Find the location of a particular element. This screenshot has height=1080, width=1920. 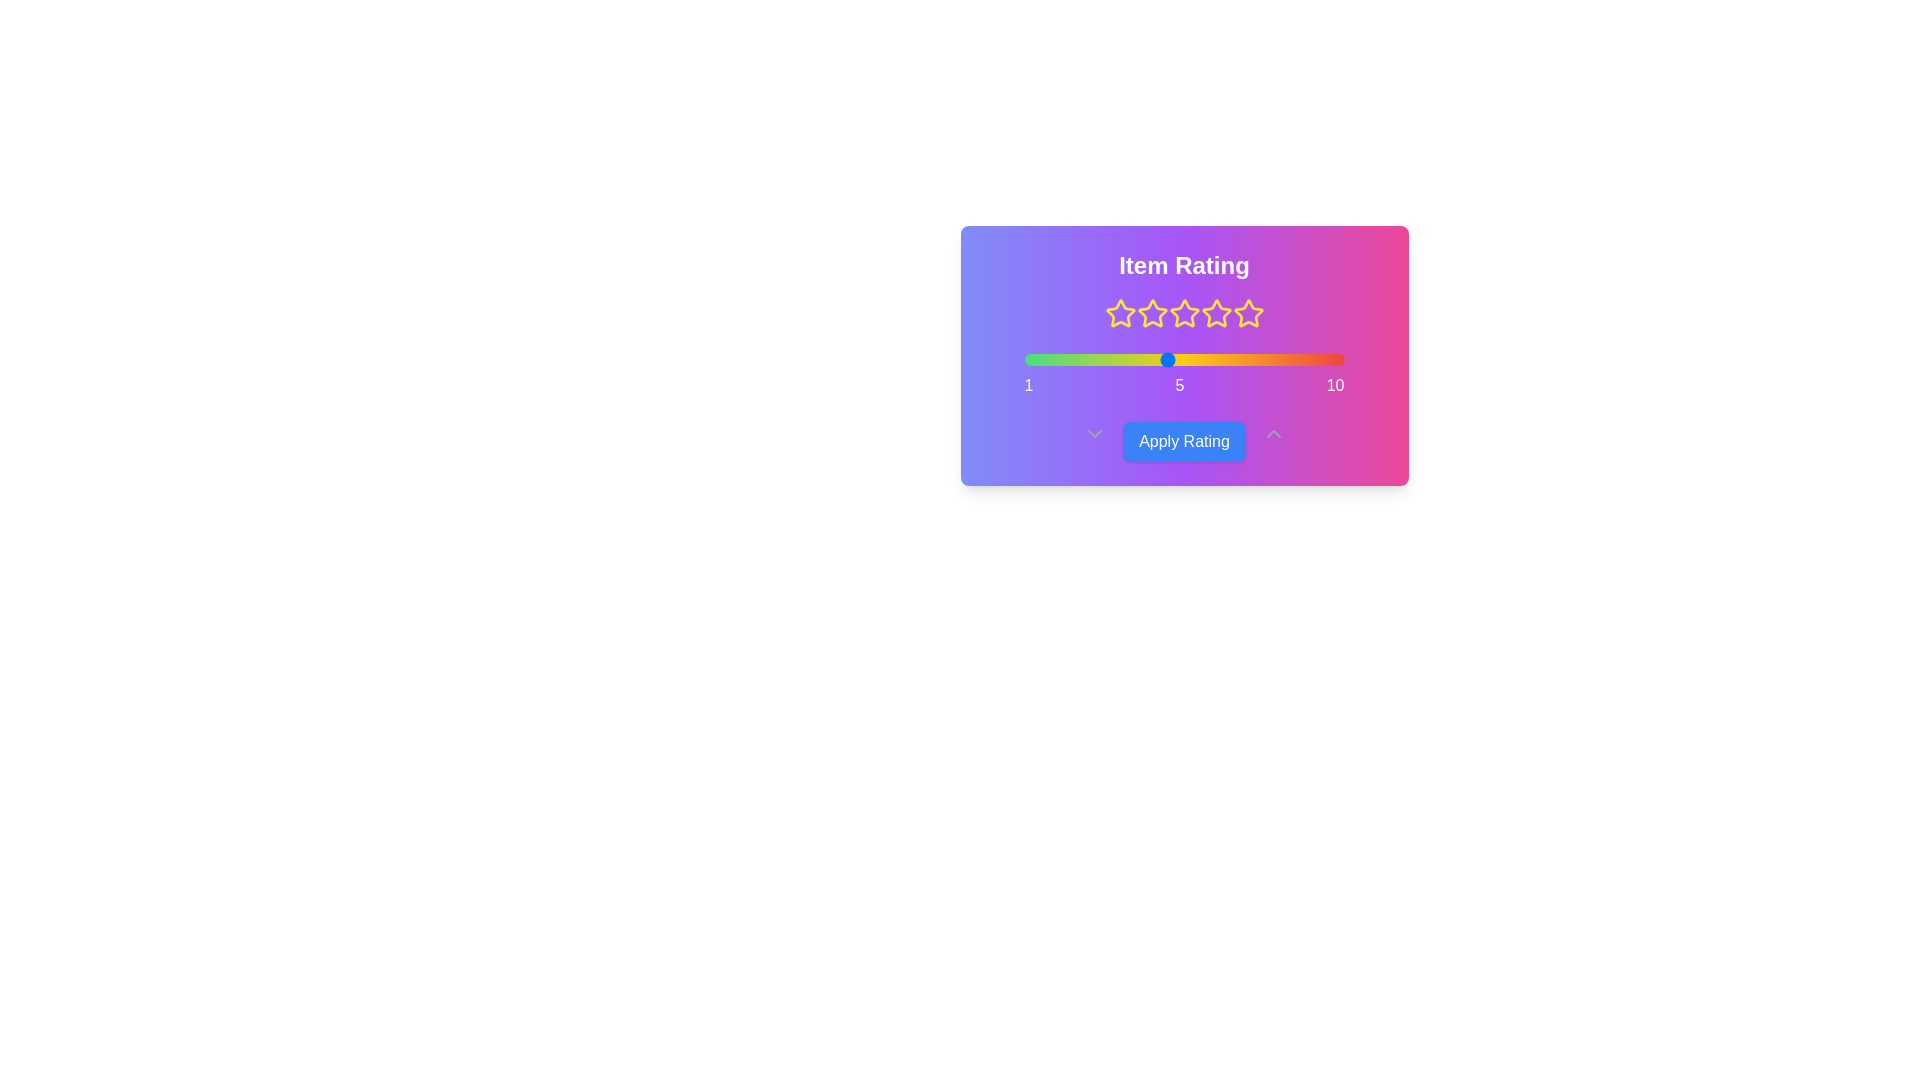

the slider to set the rating to 5 is located at coordinates (1166, 358).